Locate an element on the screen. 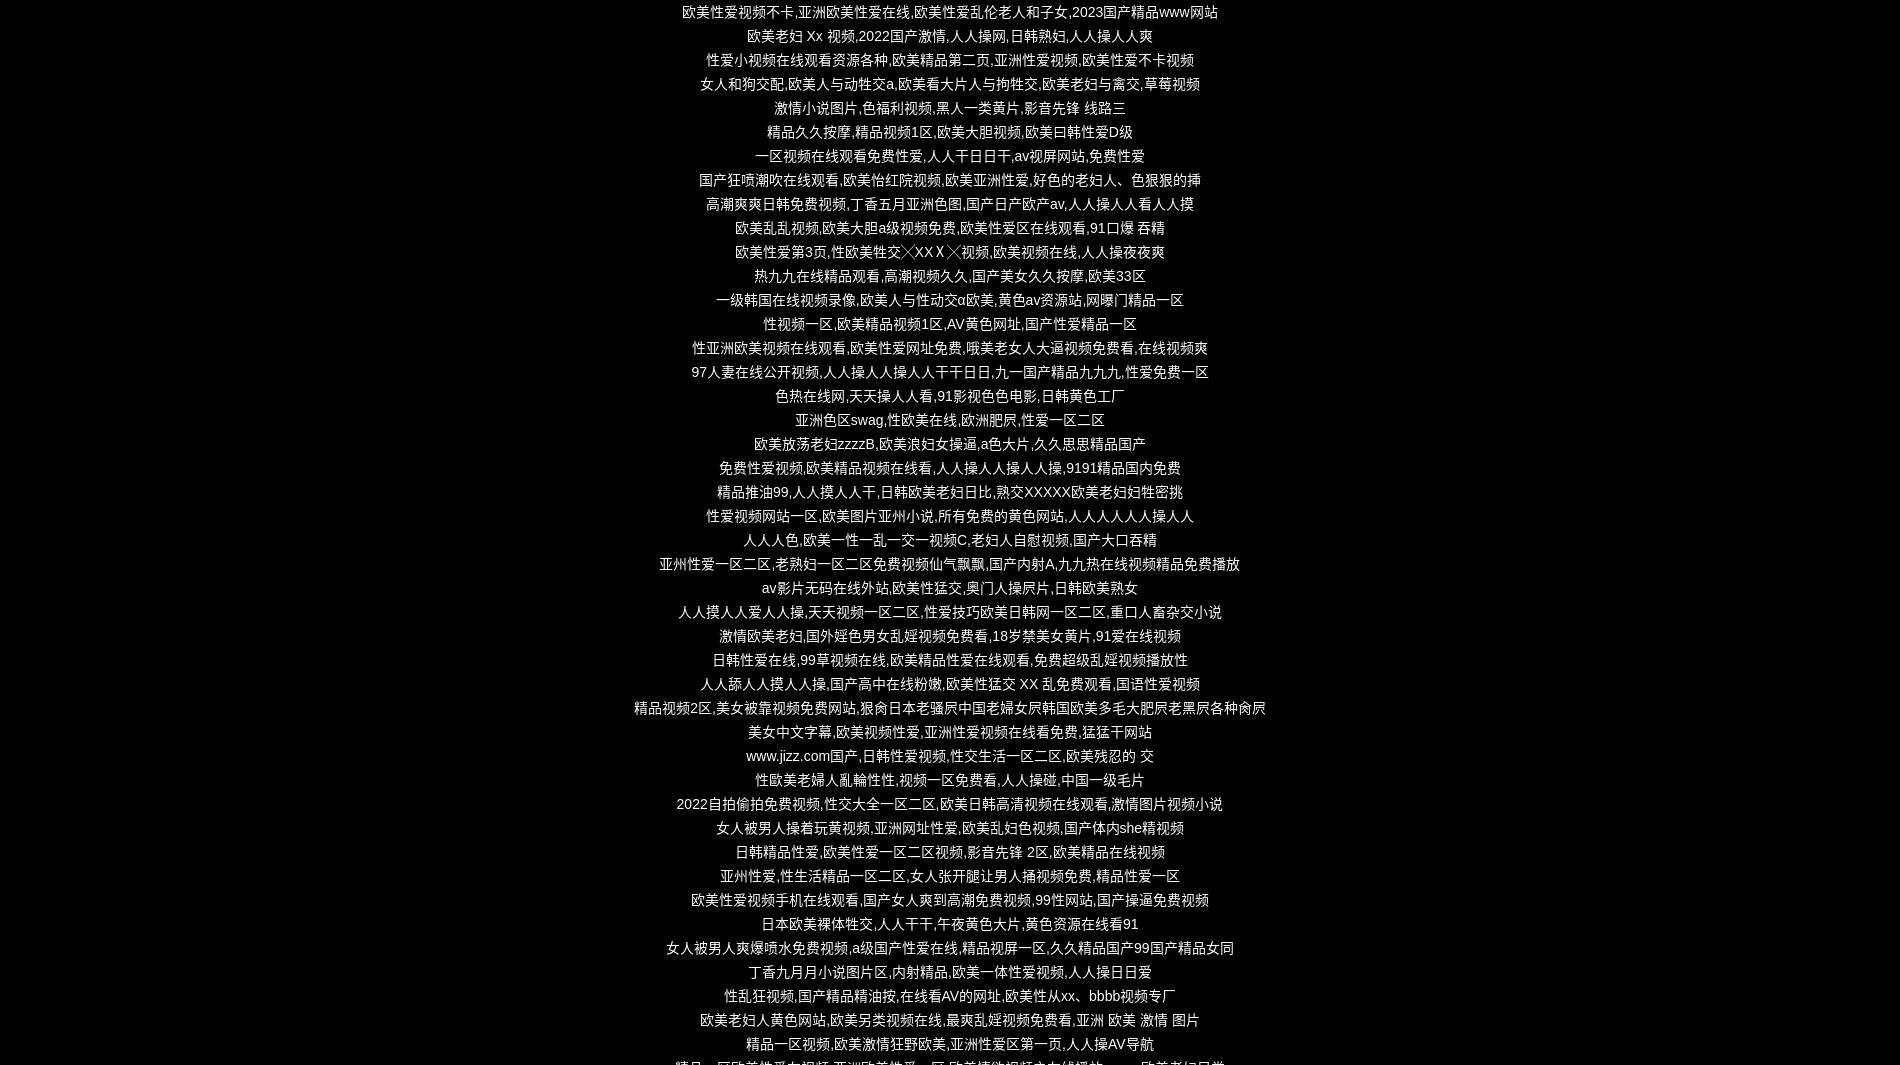 This screenshot has width=1900, height=1065. '激情小说图片,色福利视频,黑人一类黄片,影音先锋 线路三' is located at coordinates (948, 106).